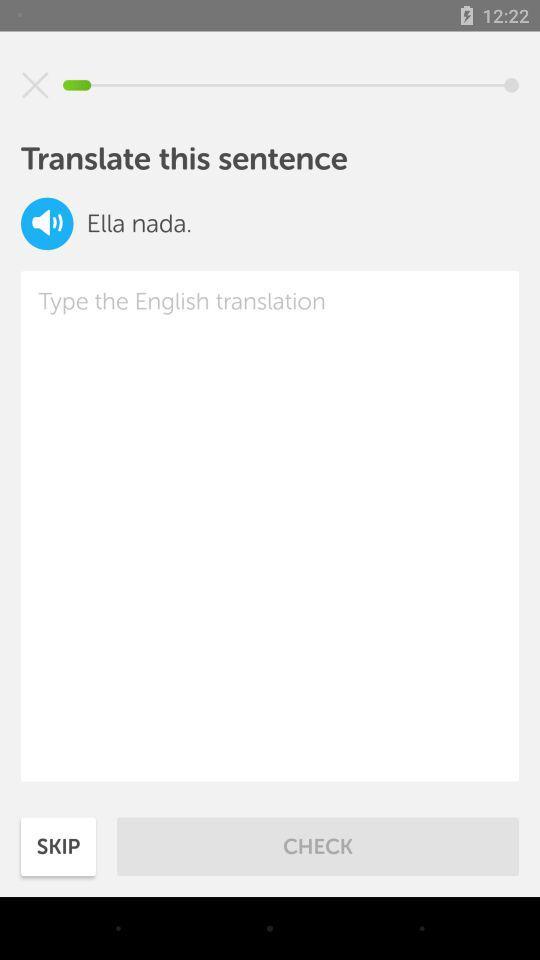  Describe the element at coordinates (47, 223) in the screenshot. I see `speaker option` at that location.